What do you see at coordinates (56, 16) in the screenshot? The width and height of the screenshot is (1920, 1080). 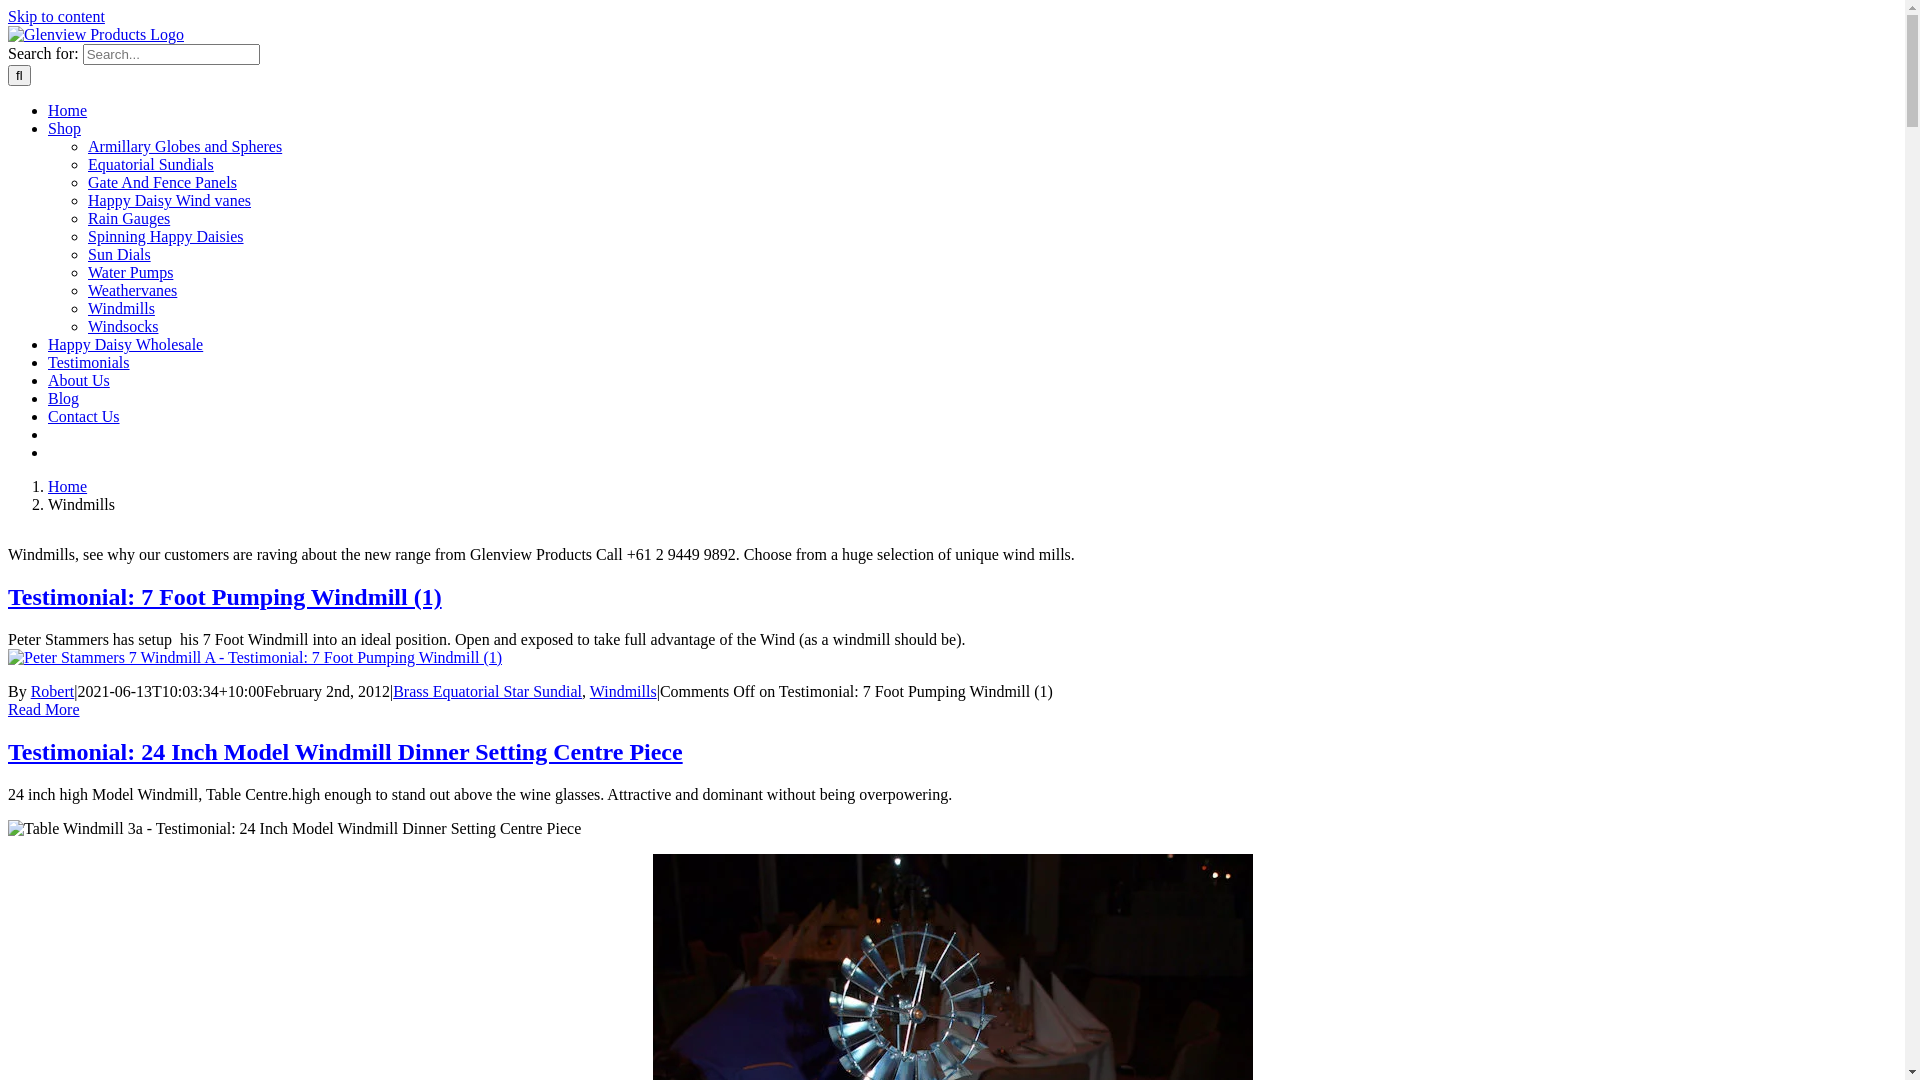 I see `'Skip to content'` at bounding box center [56, 16].